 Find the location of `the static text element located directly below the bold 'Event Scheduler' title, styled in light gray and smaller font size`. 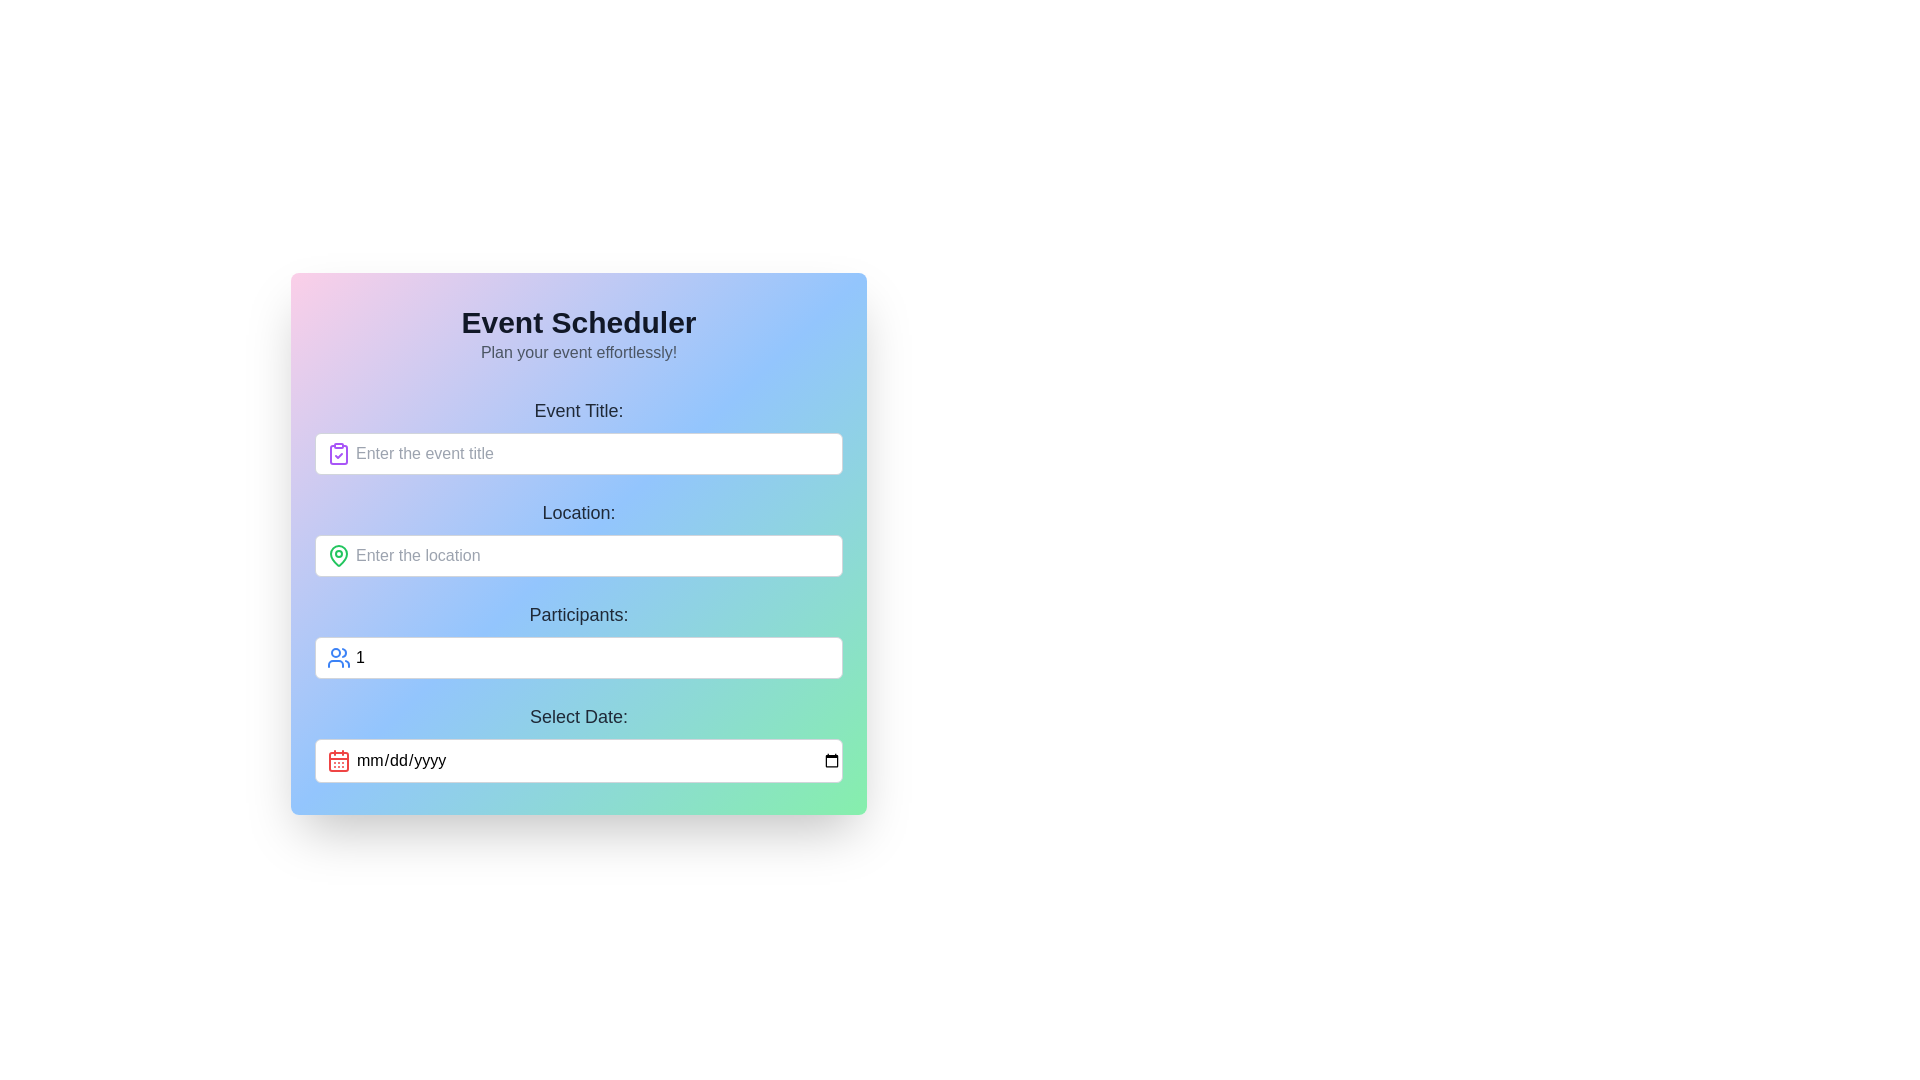

the static text element located directly below the bold 'Event Scheduler' title, styled in light gray and smaller font size is located at coordinates (578, 352).